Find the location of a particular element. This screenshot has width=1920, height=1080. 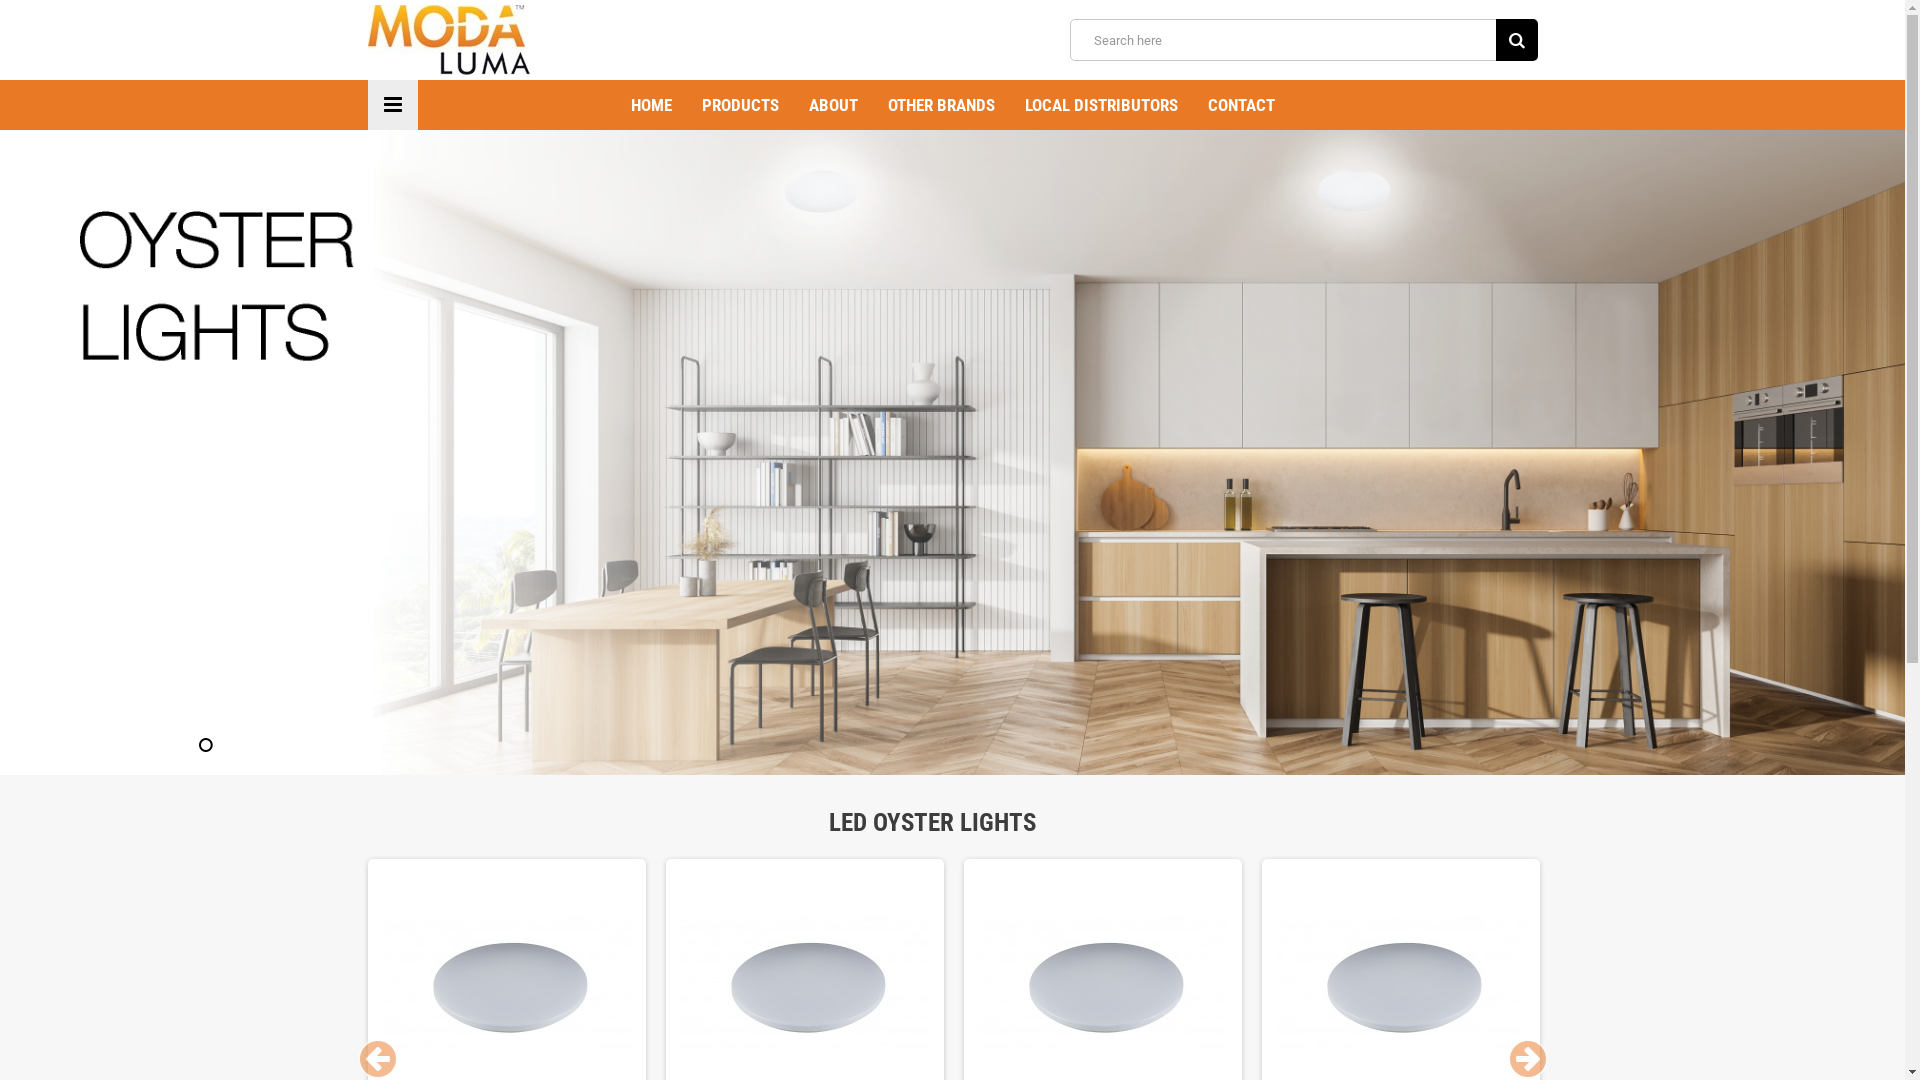

'HOME' is located at coordinates (651, 104).